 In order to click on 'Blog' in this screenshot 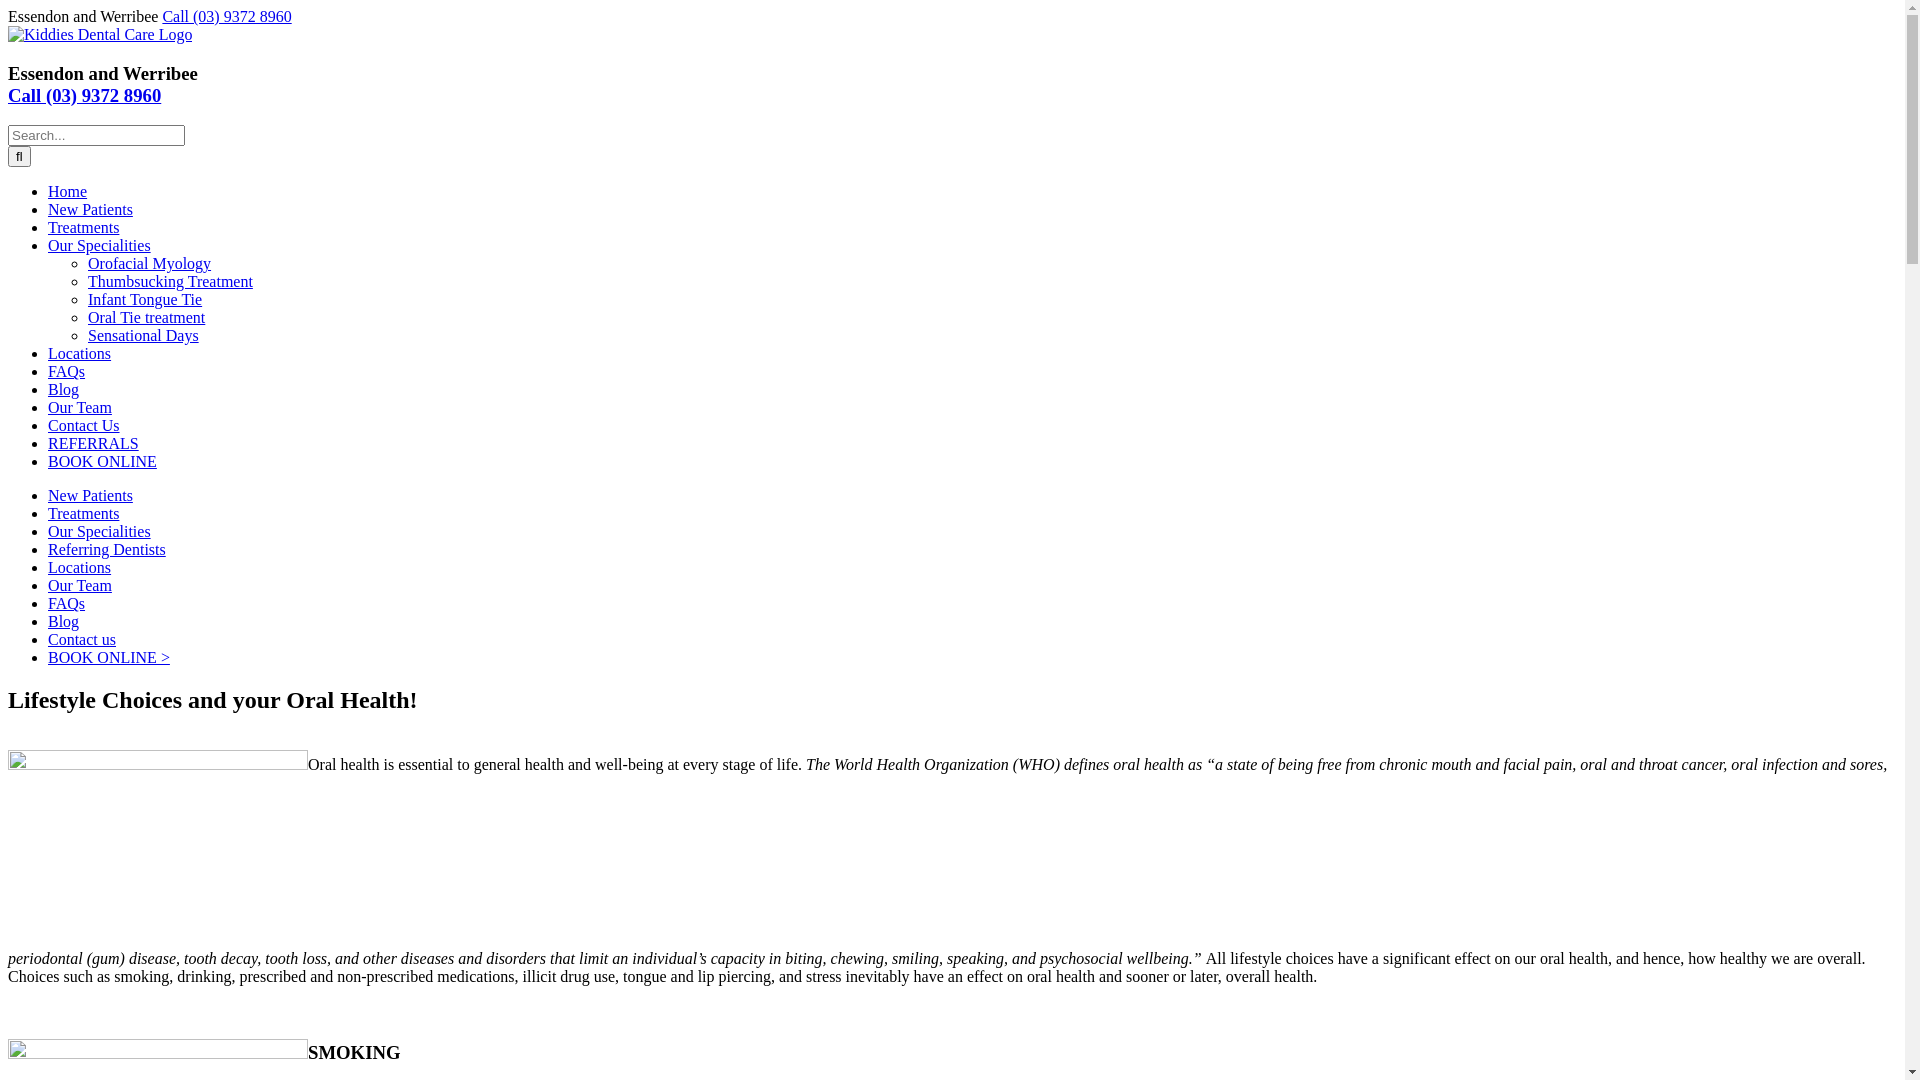, I will do `click(63, 389)`.